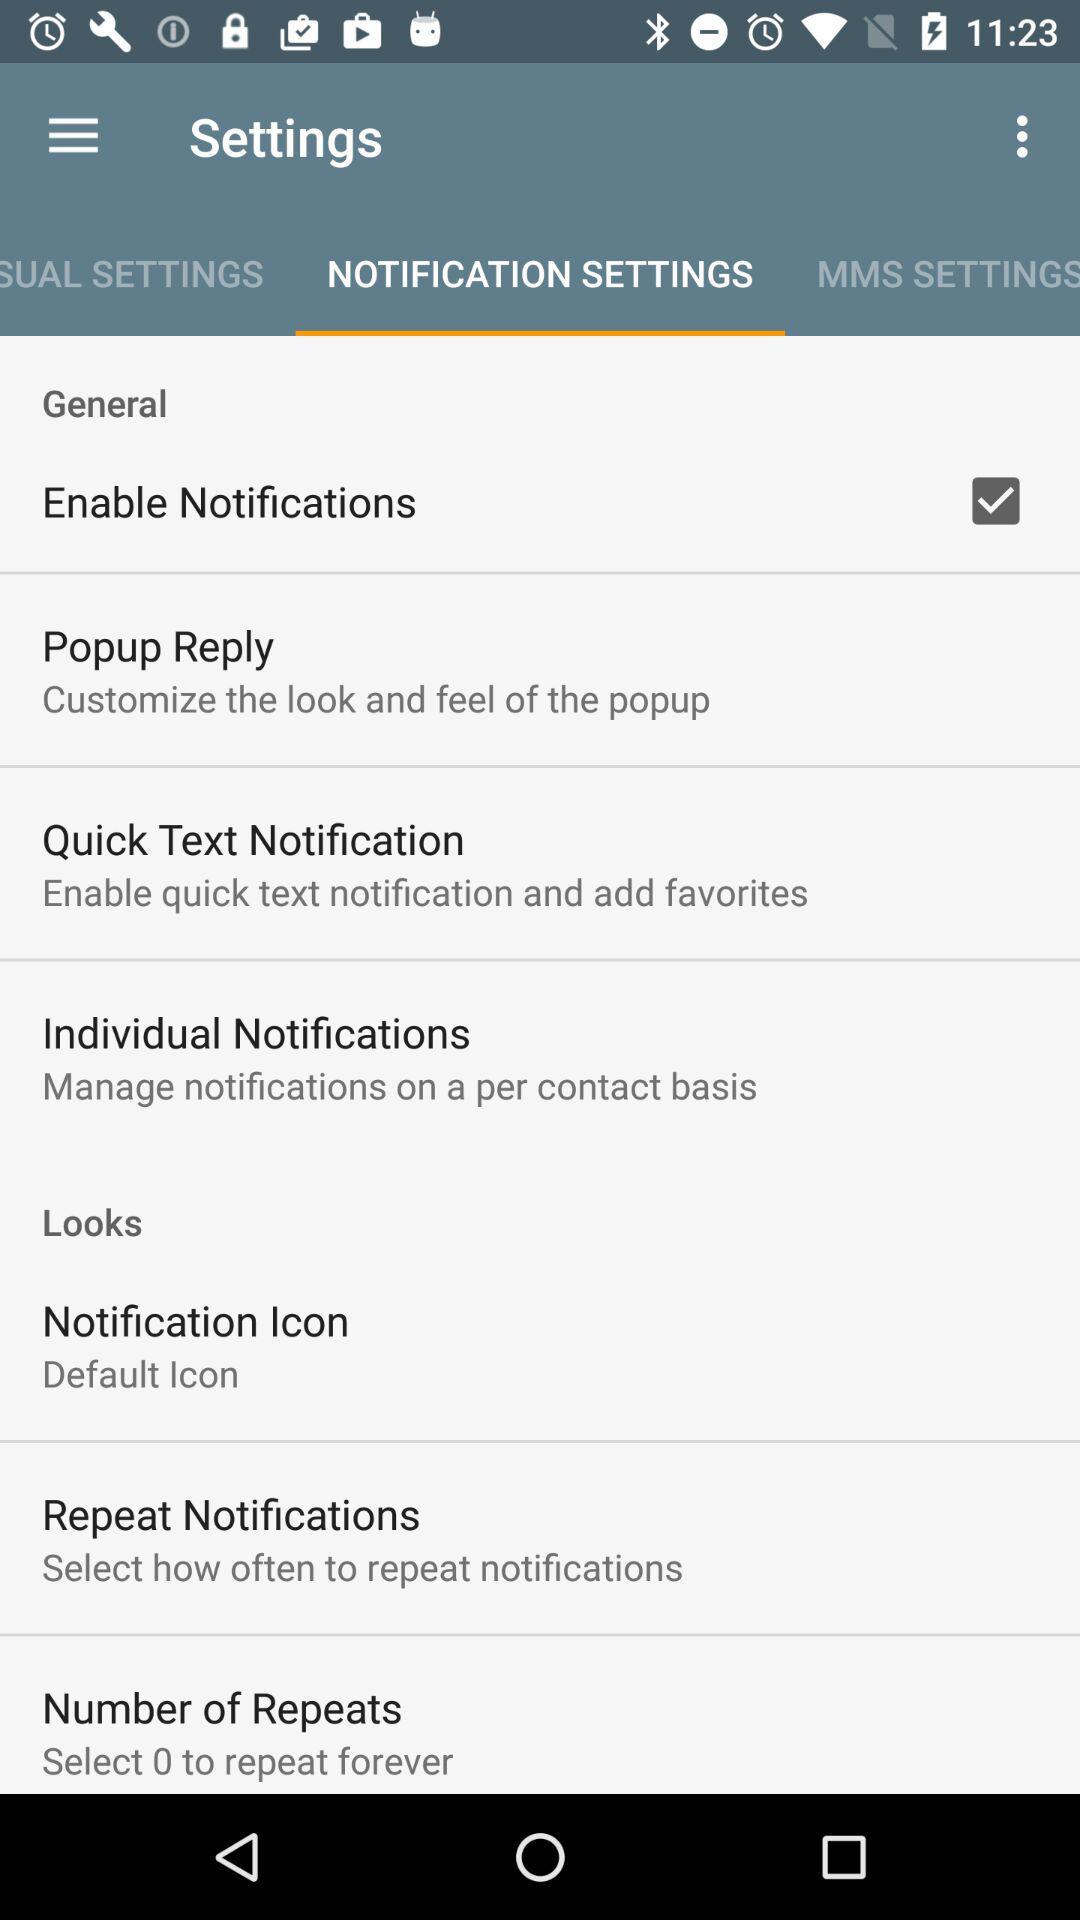 The image size is (1080, 1920). What do you see at coordinates (399, 1084) in the screenshot?
I see `the manage notifications on` at bounding box center [399, 1084].